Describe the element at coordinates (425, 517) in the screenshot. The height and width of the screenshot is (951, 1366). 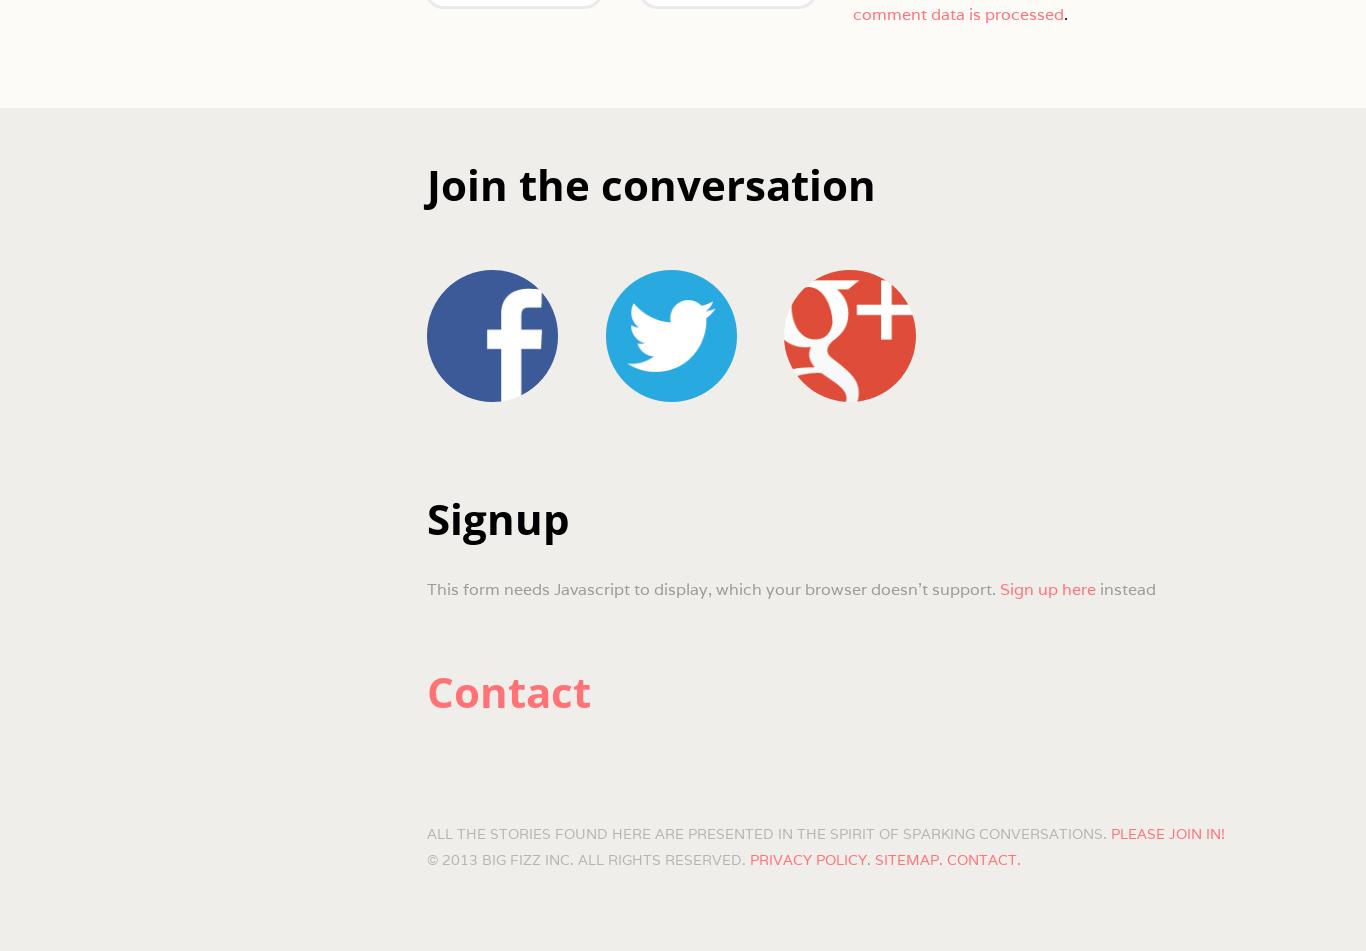
I see `'Signup'` at that location.